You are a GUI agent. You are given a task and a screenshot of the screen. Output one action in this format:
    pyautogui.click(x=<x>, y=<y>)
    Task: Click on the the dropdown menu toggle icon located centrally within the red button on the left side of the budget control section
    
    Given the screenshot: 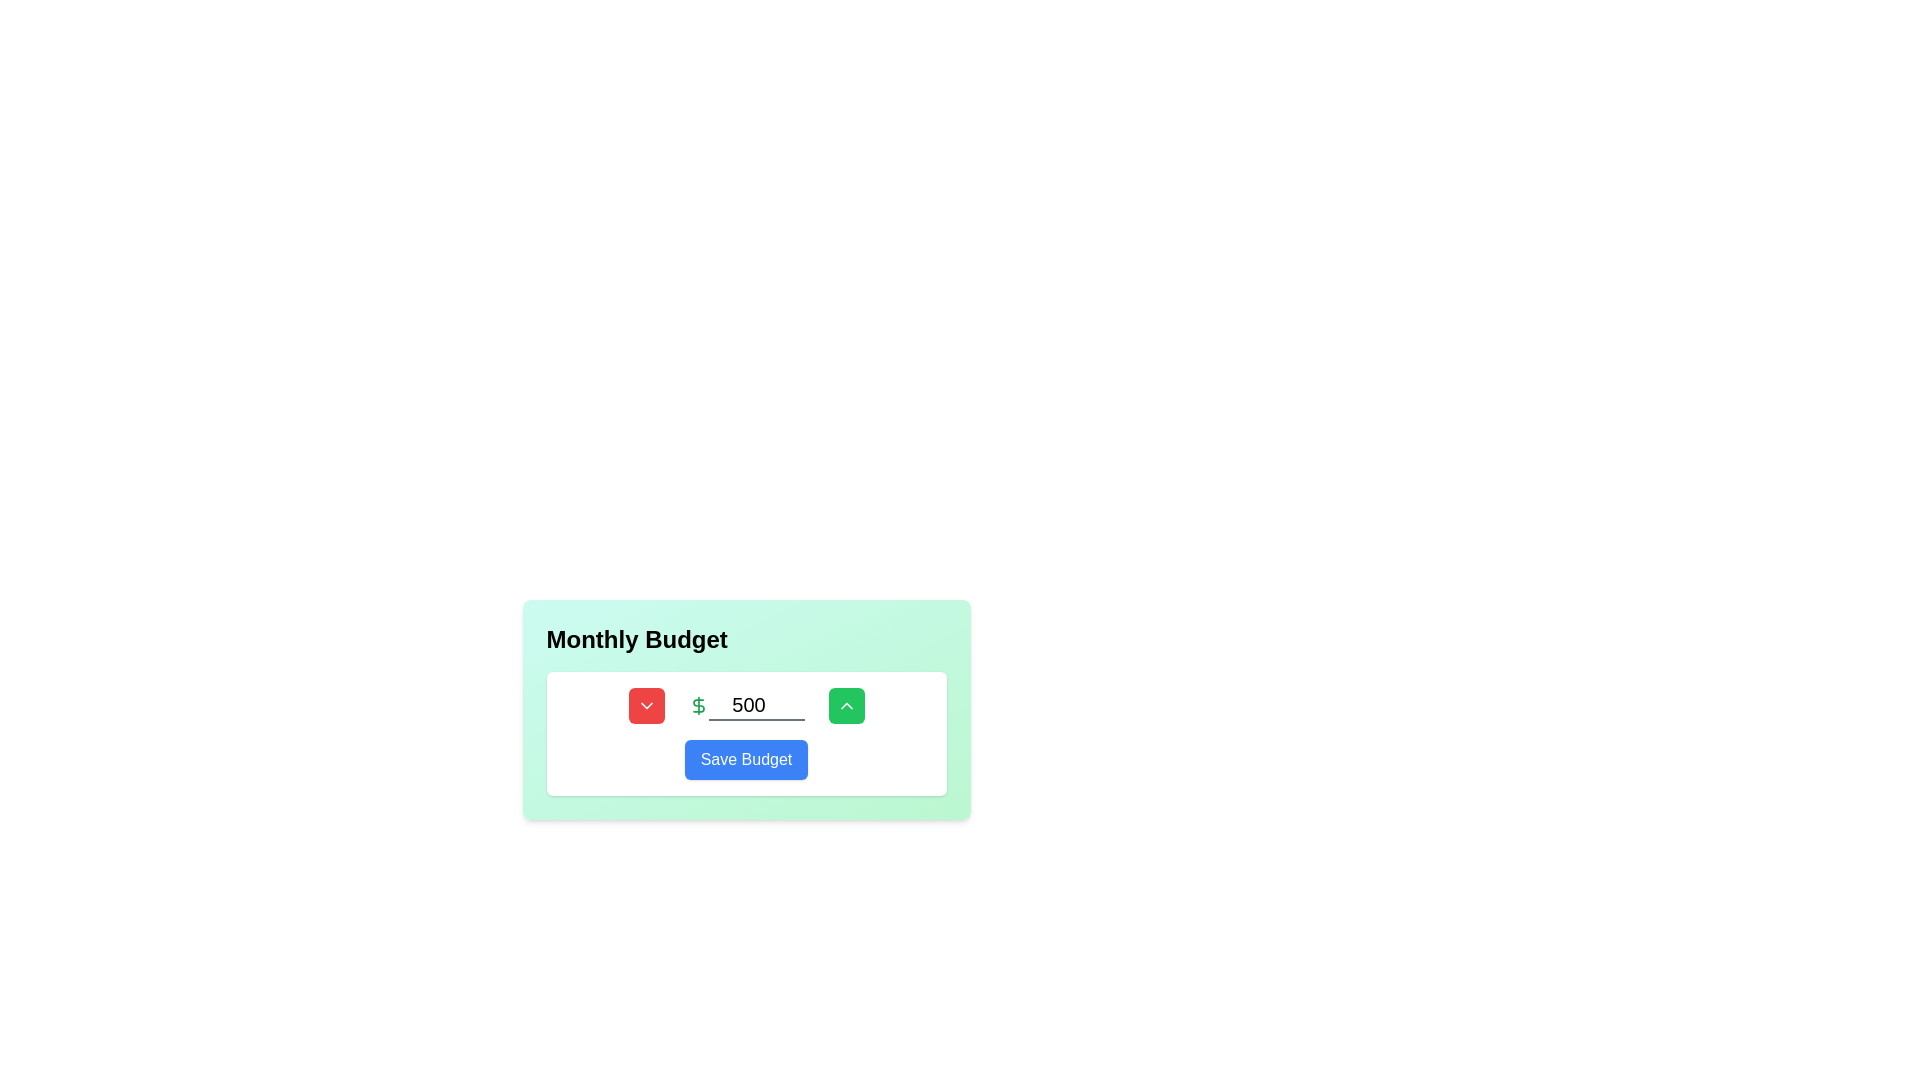 What is the action you would take?
    pyautogui.click(x=646, y=704)
    